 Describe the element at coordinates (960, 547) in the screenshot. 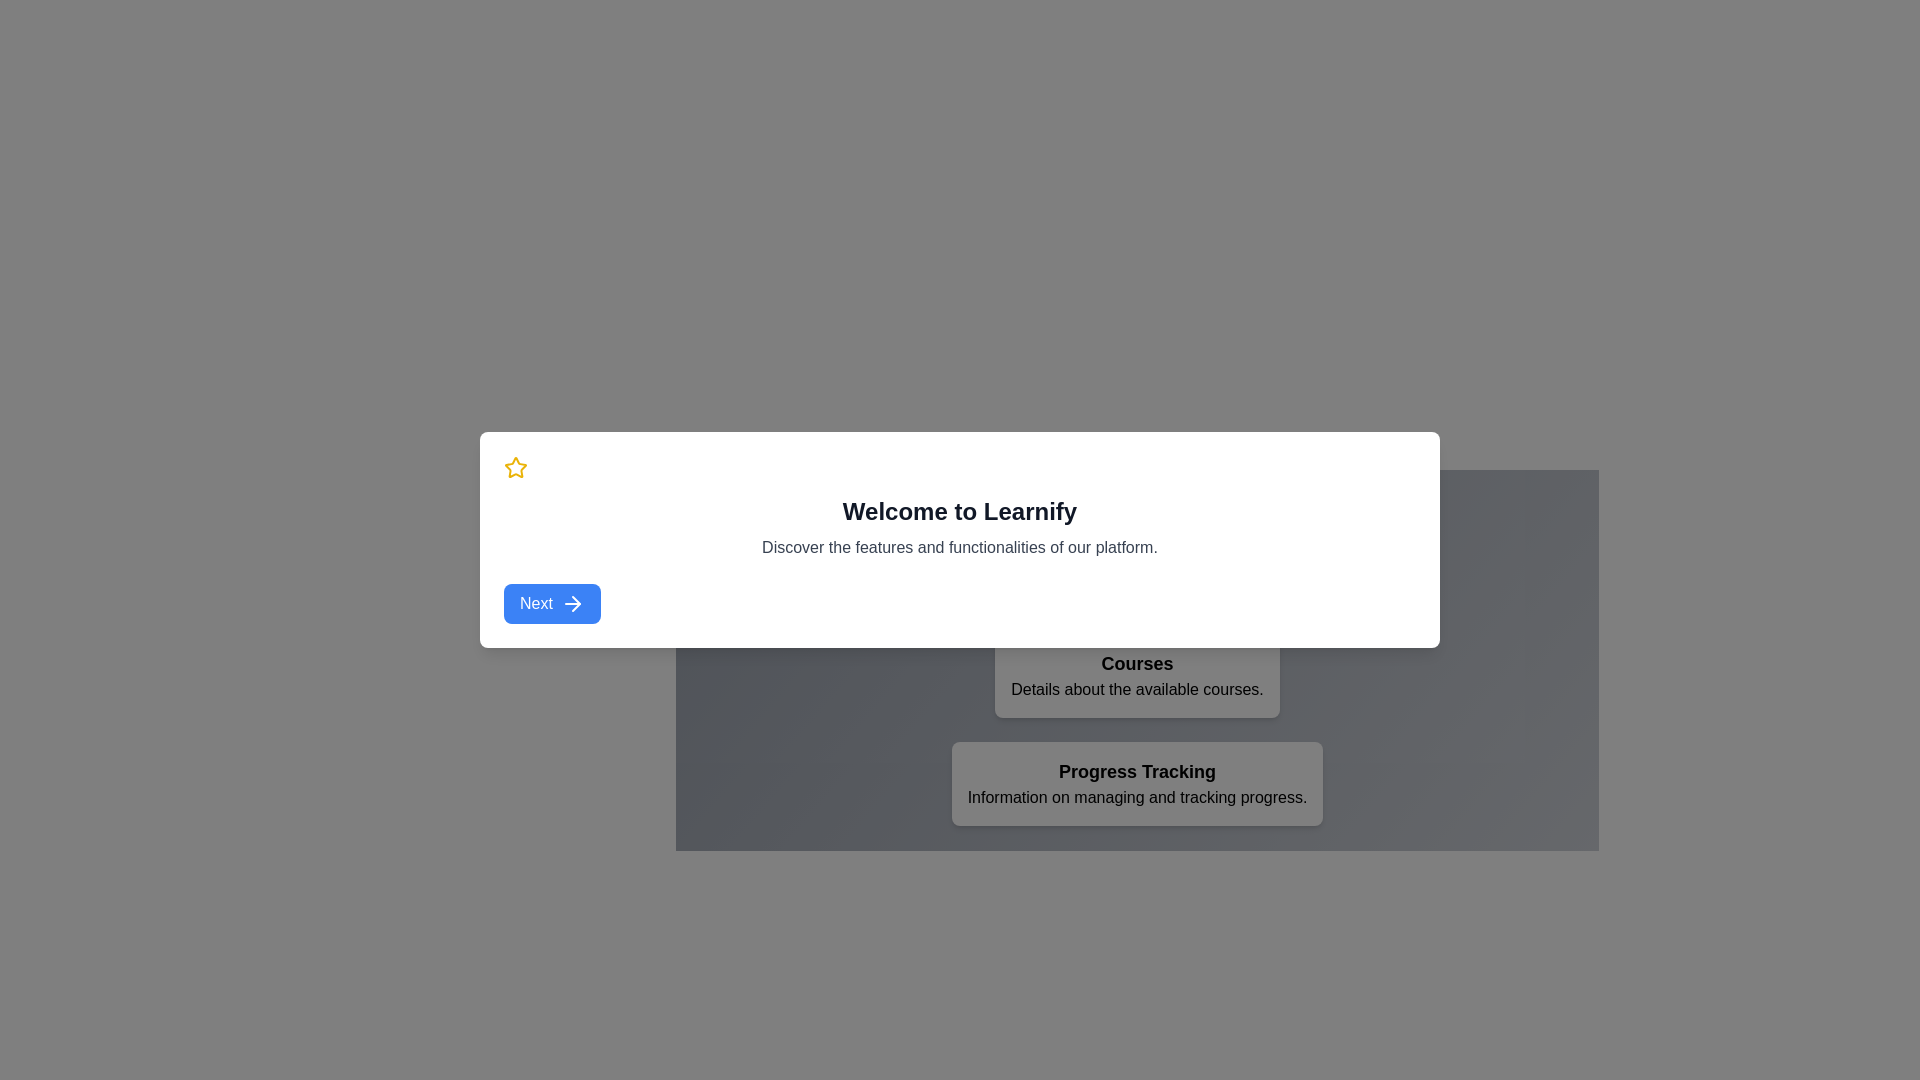

I see `the second textual component that provides a brief descriptive tagline below the heading 'Welcome to Learnify' and above the 'Next' button` at that location.